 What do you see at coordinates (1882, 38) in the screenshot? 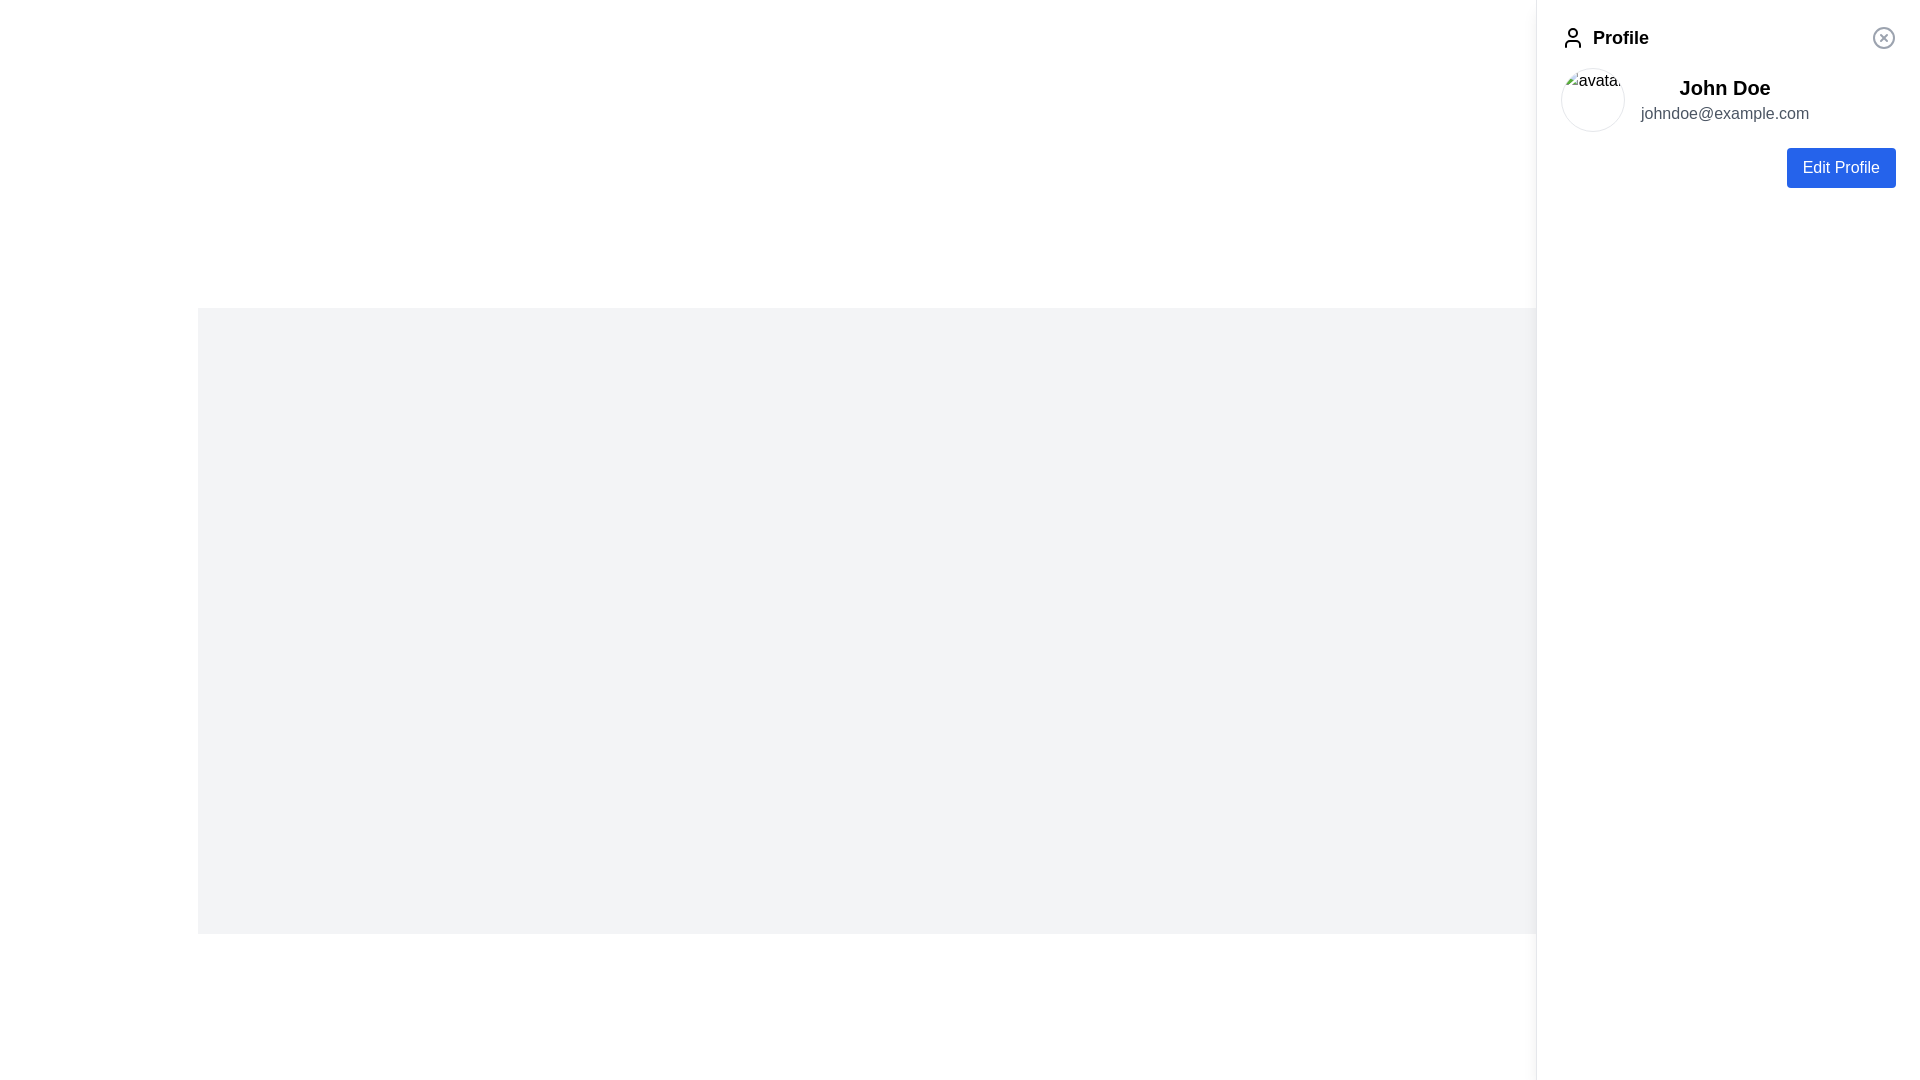
I see `the central circular element of the close button located at the top-right corner of the user interface, which is visually represented as a circle within a larger circle that has a cross inside` at bounding box center [1882, 38].